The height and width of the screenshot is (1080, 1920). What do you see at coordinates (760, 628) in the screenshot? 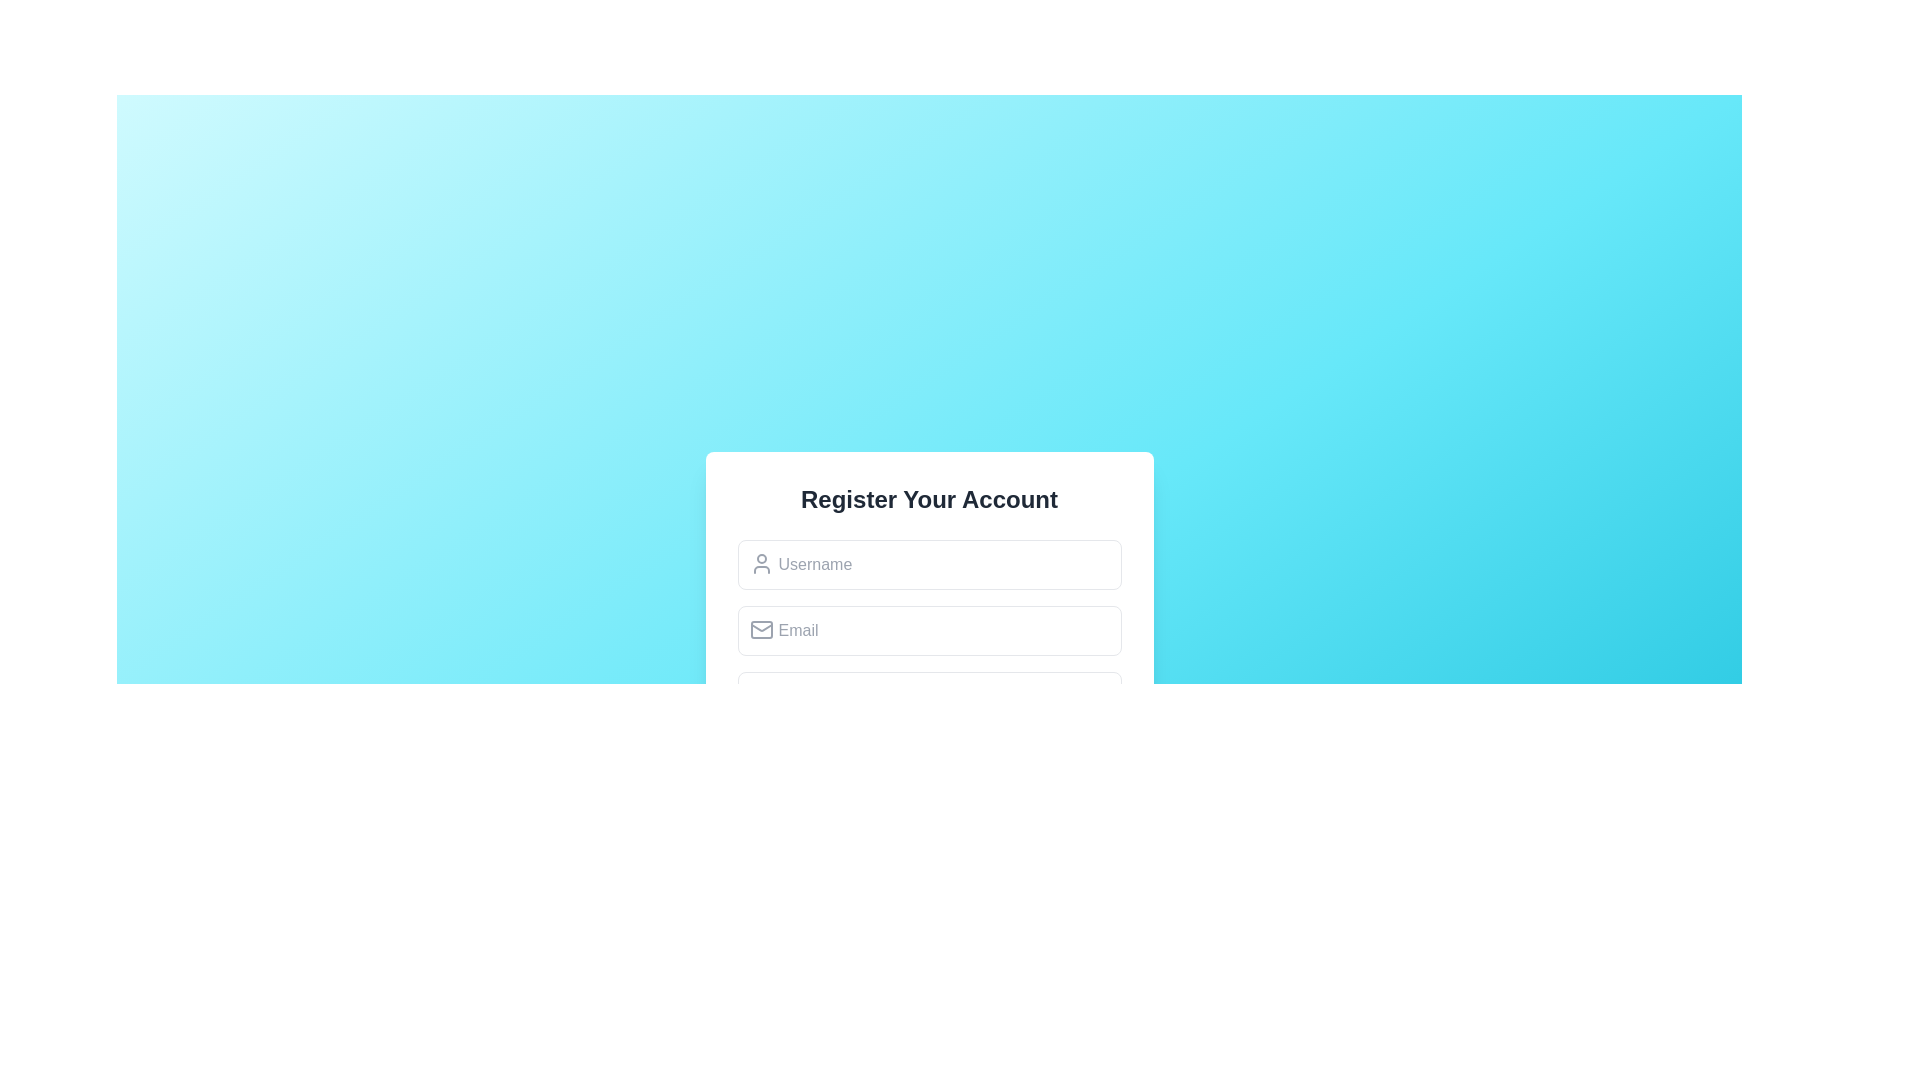
I see `the small mail icon, which is a simplistic envelope graphic located at the top-left corner of the email input field in the registration form` at bounding box center [760, 628].